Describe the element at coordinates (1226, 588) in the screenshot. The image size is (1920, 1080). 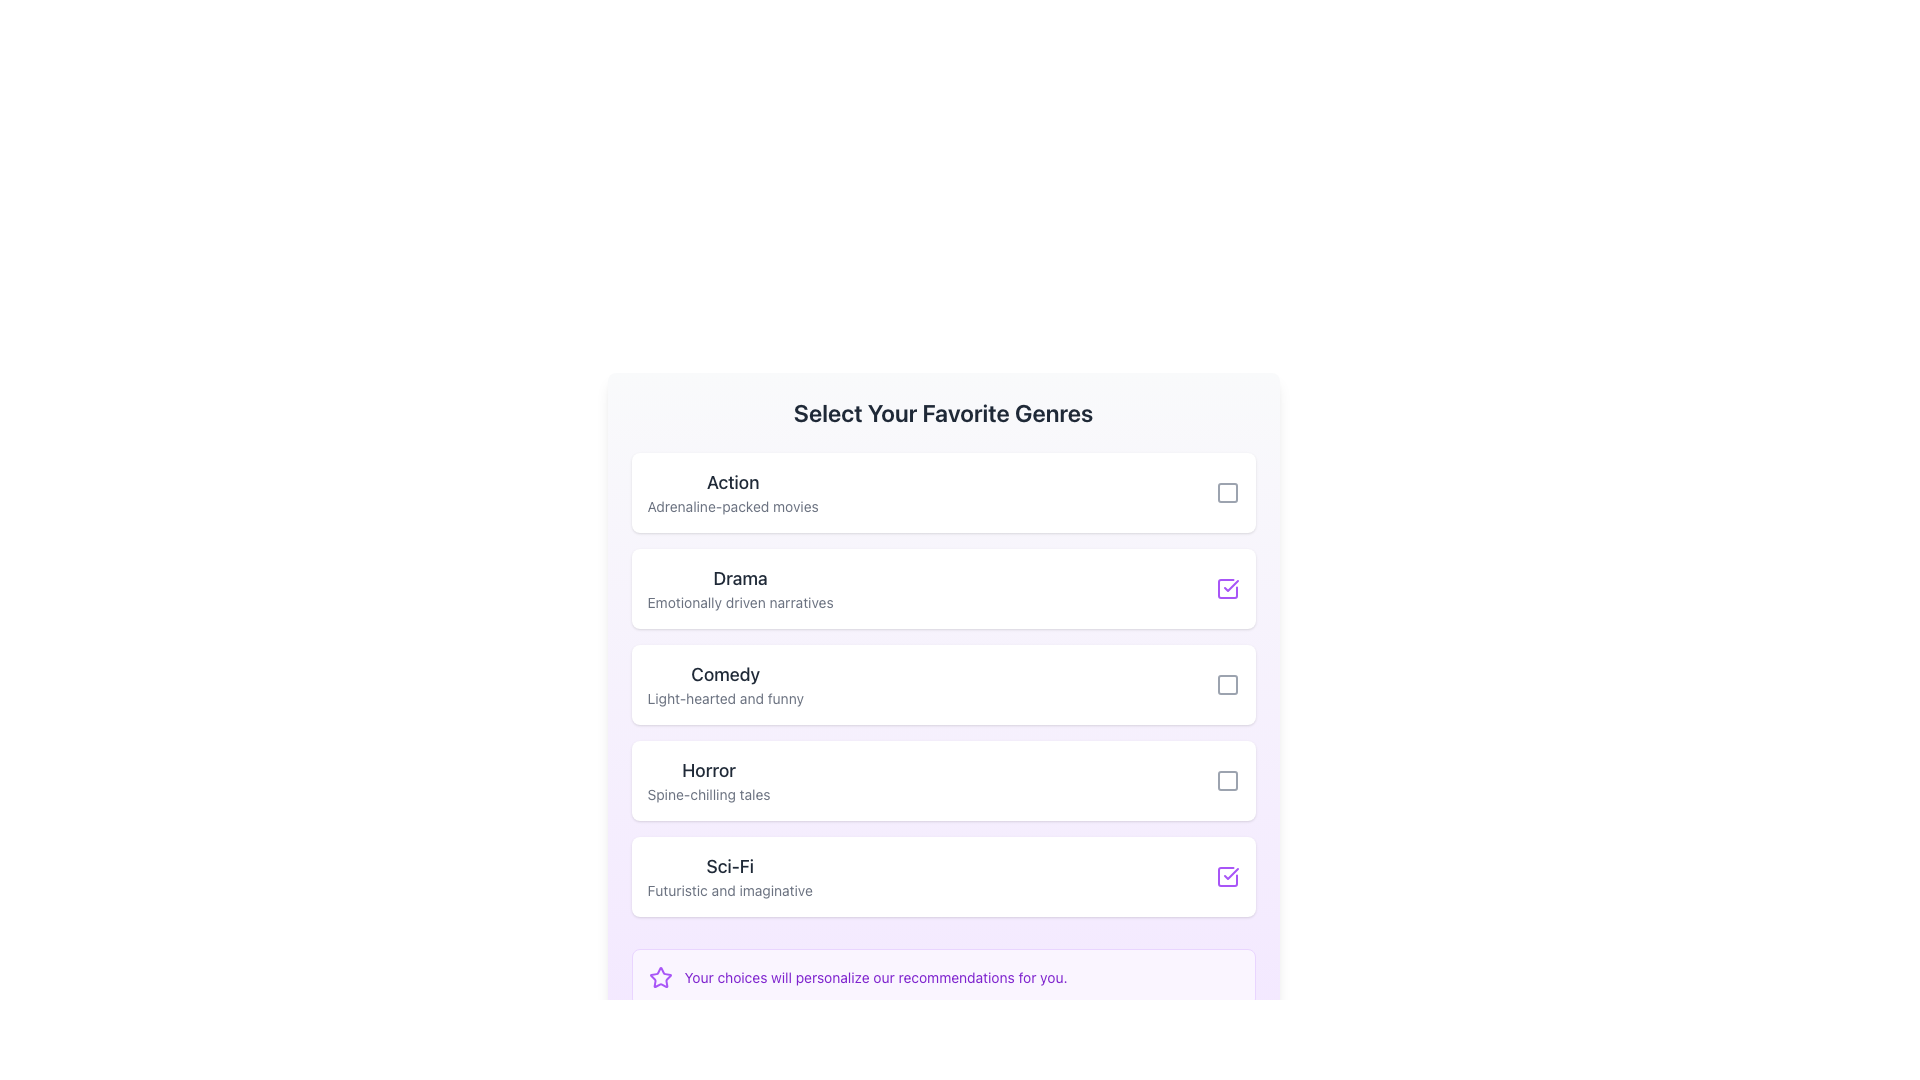
I see `the checkbox with a purple border indicating a selected state in the 'Drama' section` at that location.